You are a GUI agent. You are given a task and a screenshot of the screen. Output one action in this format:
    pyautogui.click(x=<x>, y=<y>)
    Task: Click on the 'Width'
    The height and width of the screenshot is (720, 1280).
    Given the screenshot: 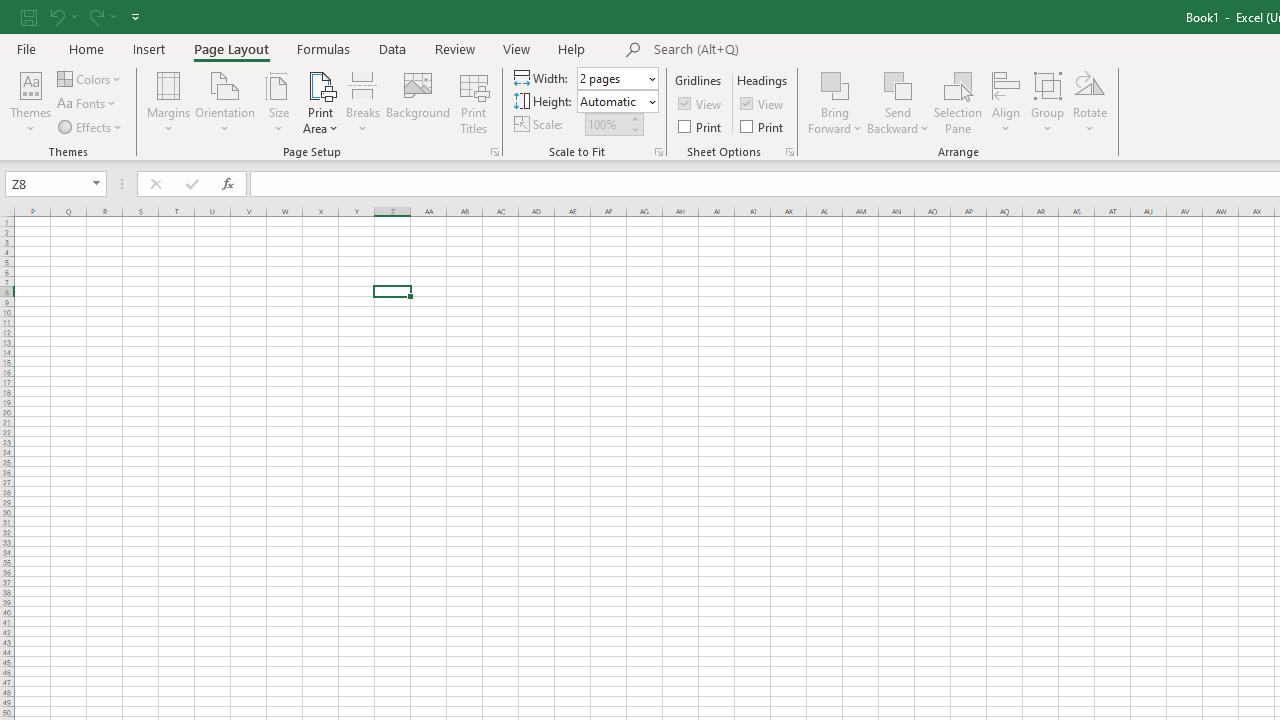 What is the action you would take?
    pyautogui.click(x=617, y=77)
    